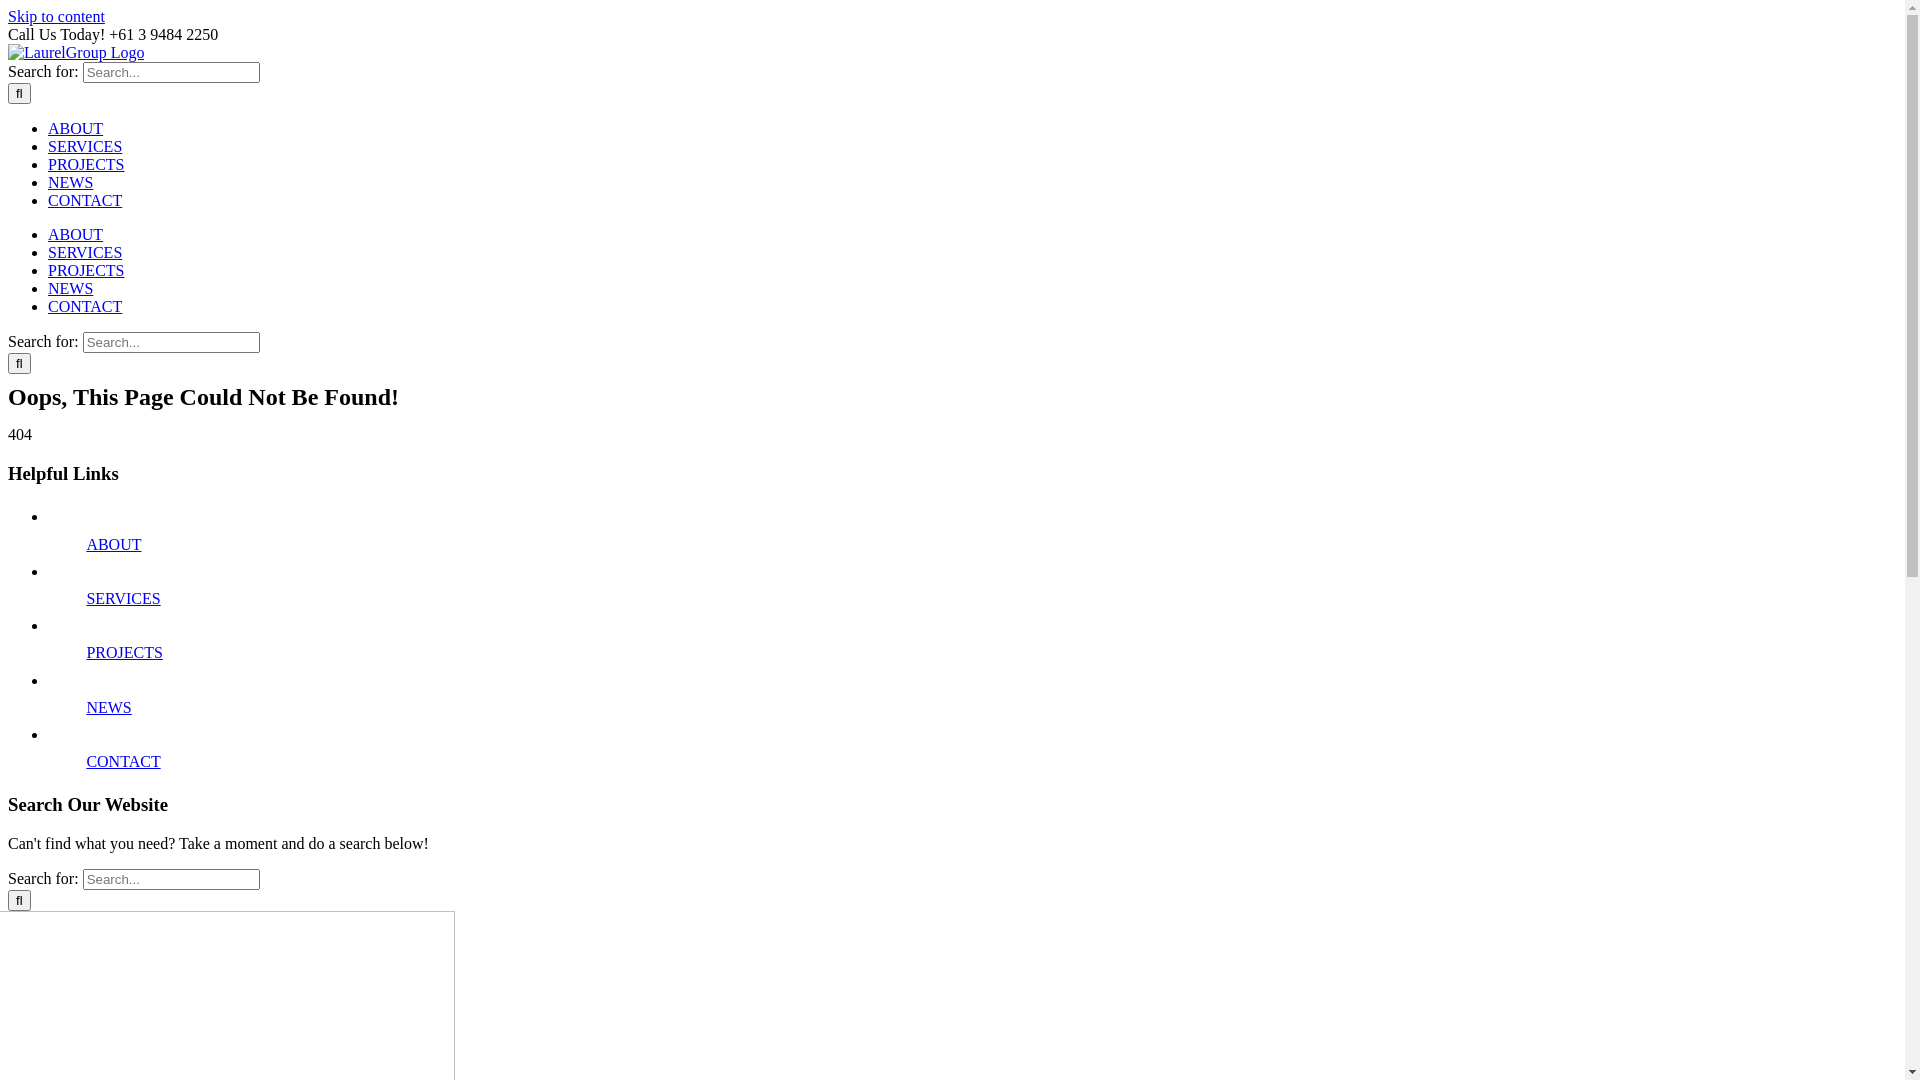 The height and width of the screenshot is (1080, 1920). I want to click on 'SERVICES', so click(84, 251).